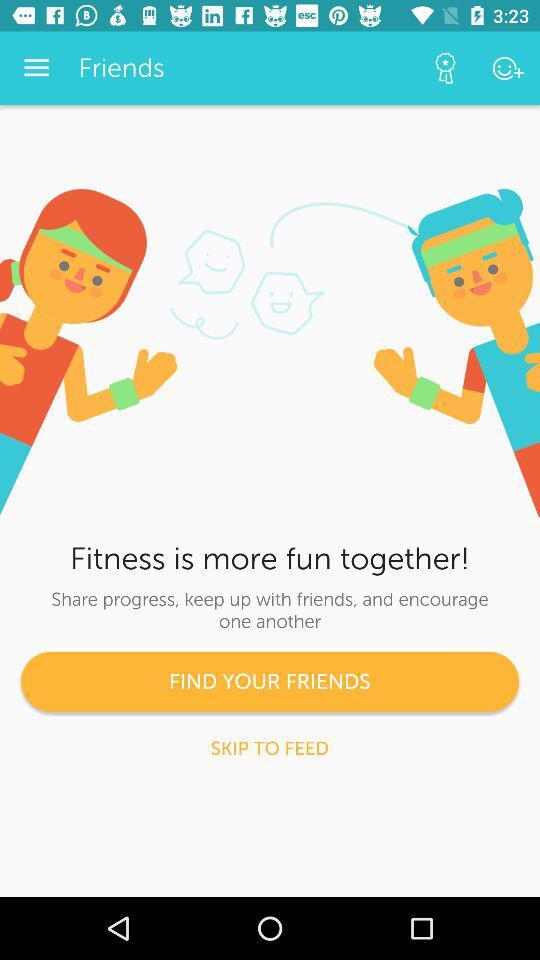 Image resolution: width=540 pixels, height=960 pixels. What do you see at coordinates (269, 747) in the screenshot?
I see `the item below the find your friends icon` at bounding box center [269, 747].